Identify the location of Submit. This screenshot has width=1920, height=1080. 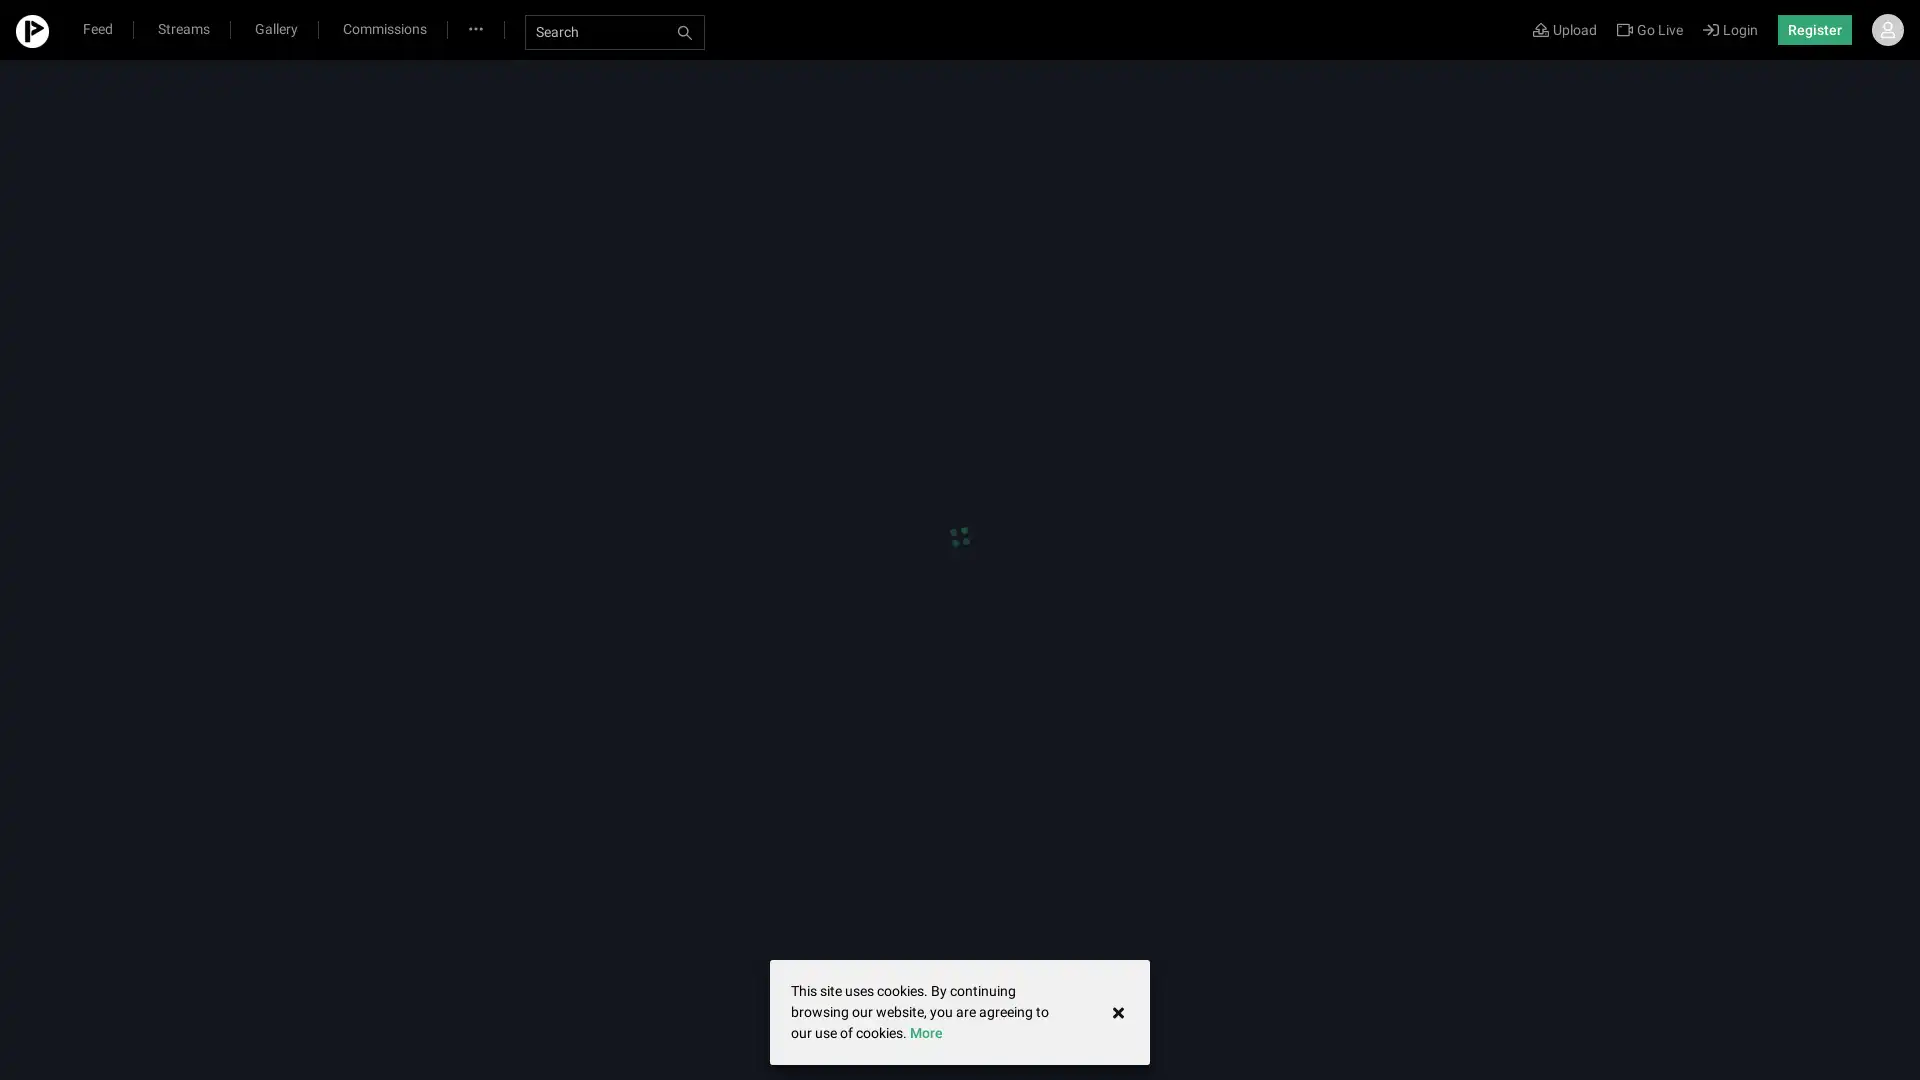
(1059, 260).